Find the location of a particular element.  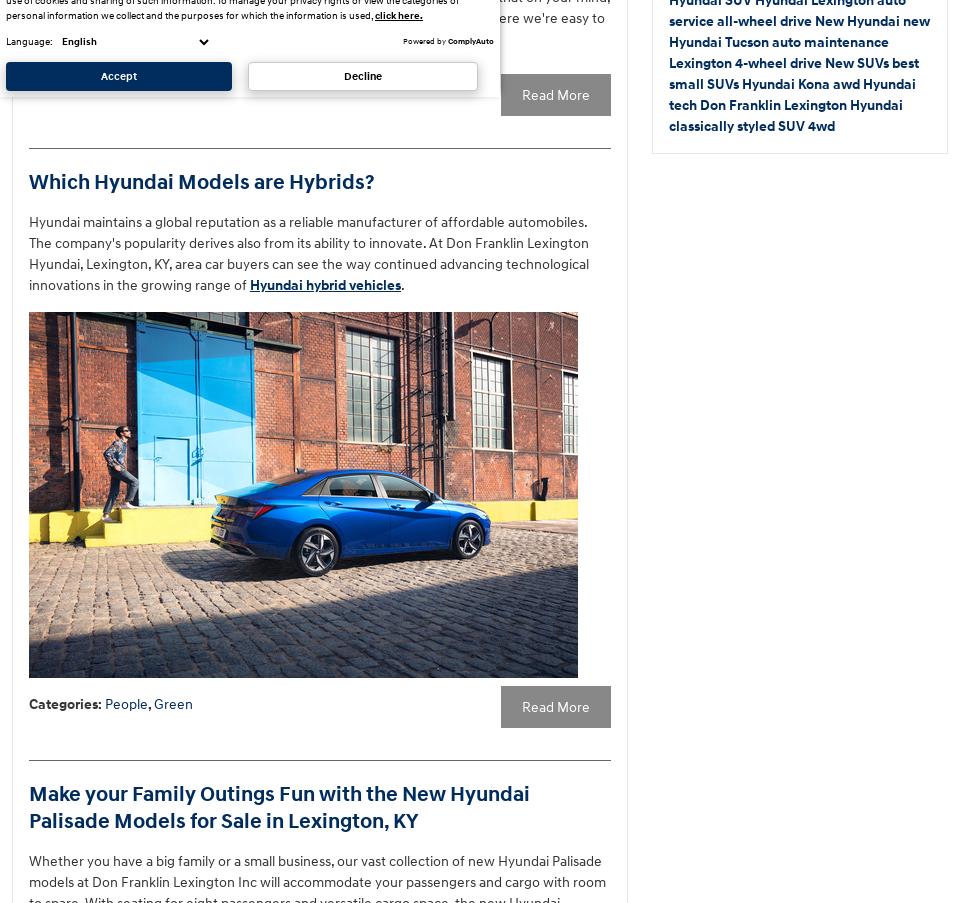

'classically styled SUV' is located at coordinates (737, 125).